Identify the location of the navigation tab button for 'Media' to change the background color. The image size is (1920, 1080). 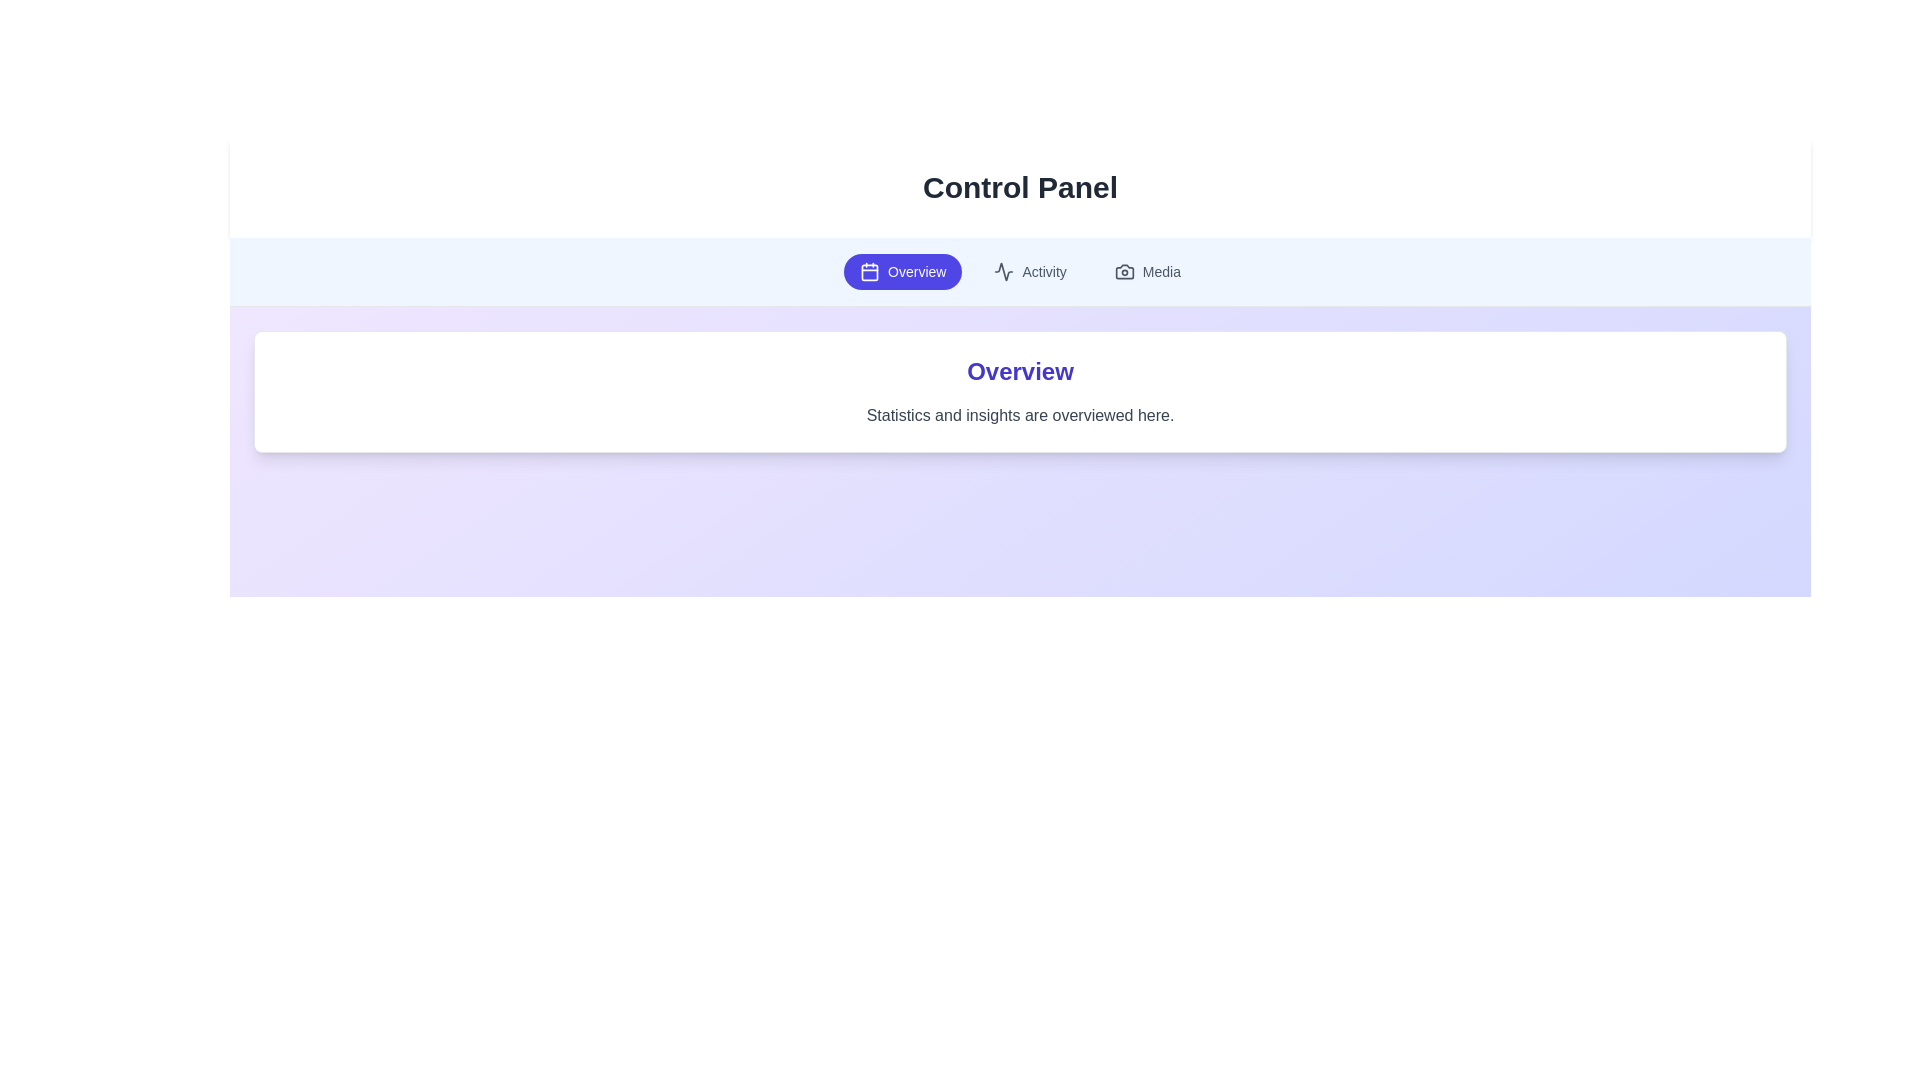
(1147, 272).